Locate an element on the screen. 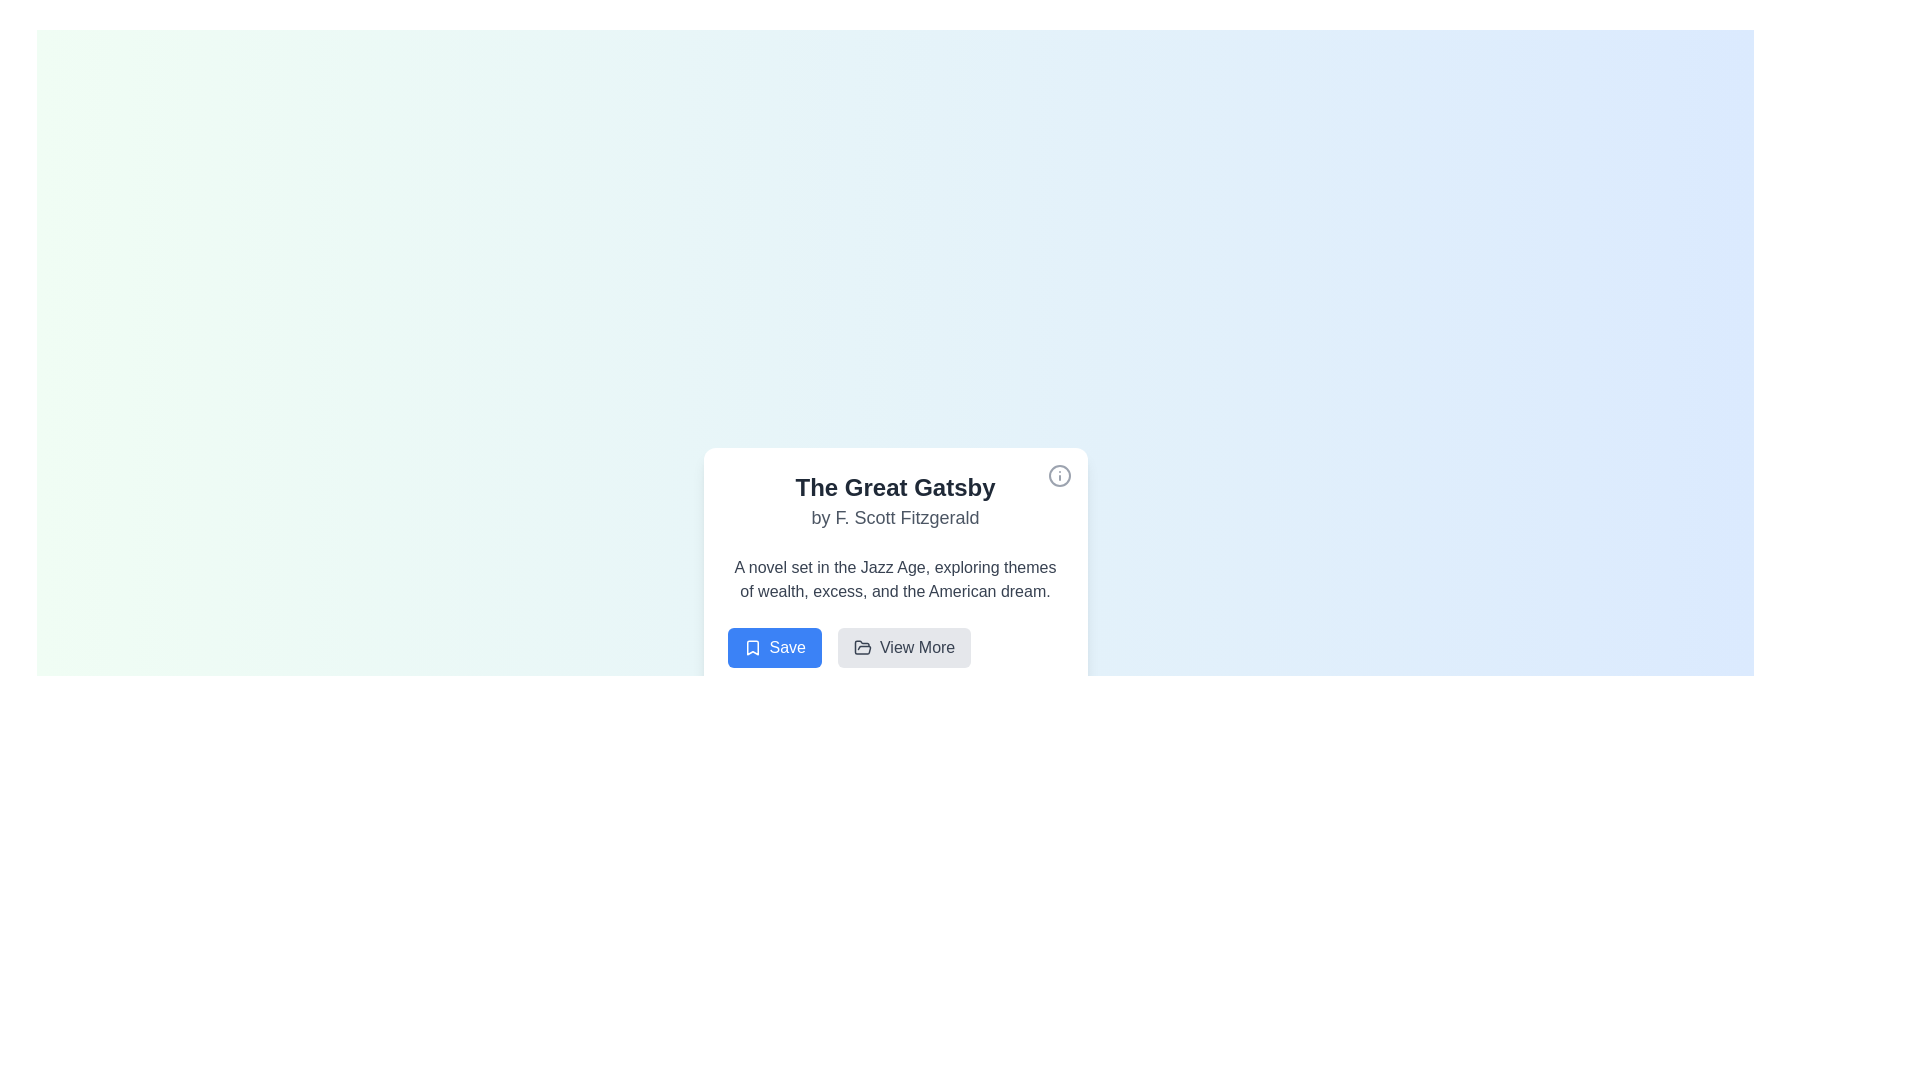 This screenshot has width=1920, height=1080. the informational icon button in the top-right corner of the book details section is located at coordinates (1058, 475).